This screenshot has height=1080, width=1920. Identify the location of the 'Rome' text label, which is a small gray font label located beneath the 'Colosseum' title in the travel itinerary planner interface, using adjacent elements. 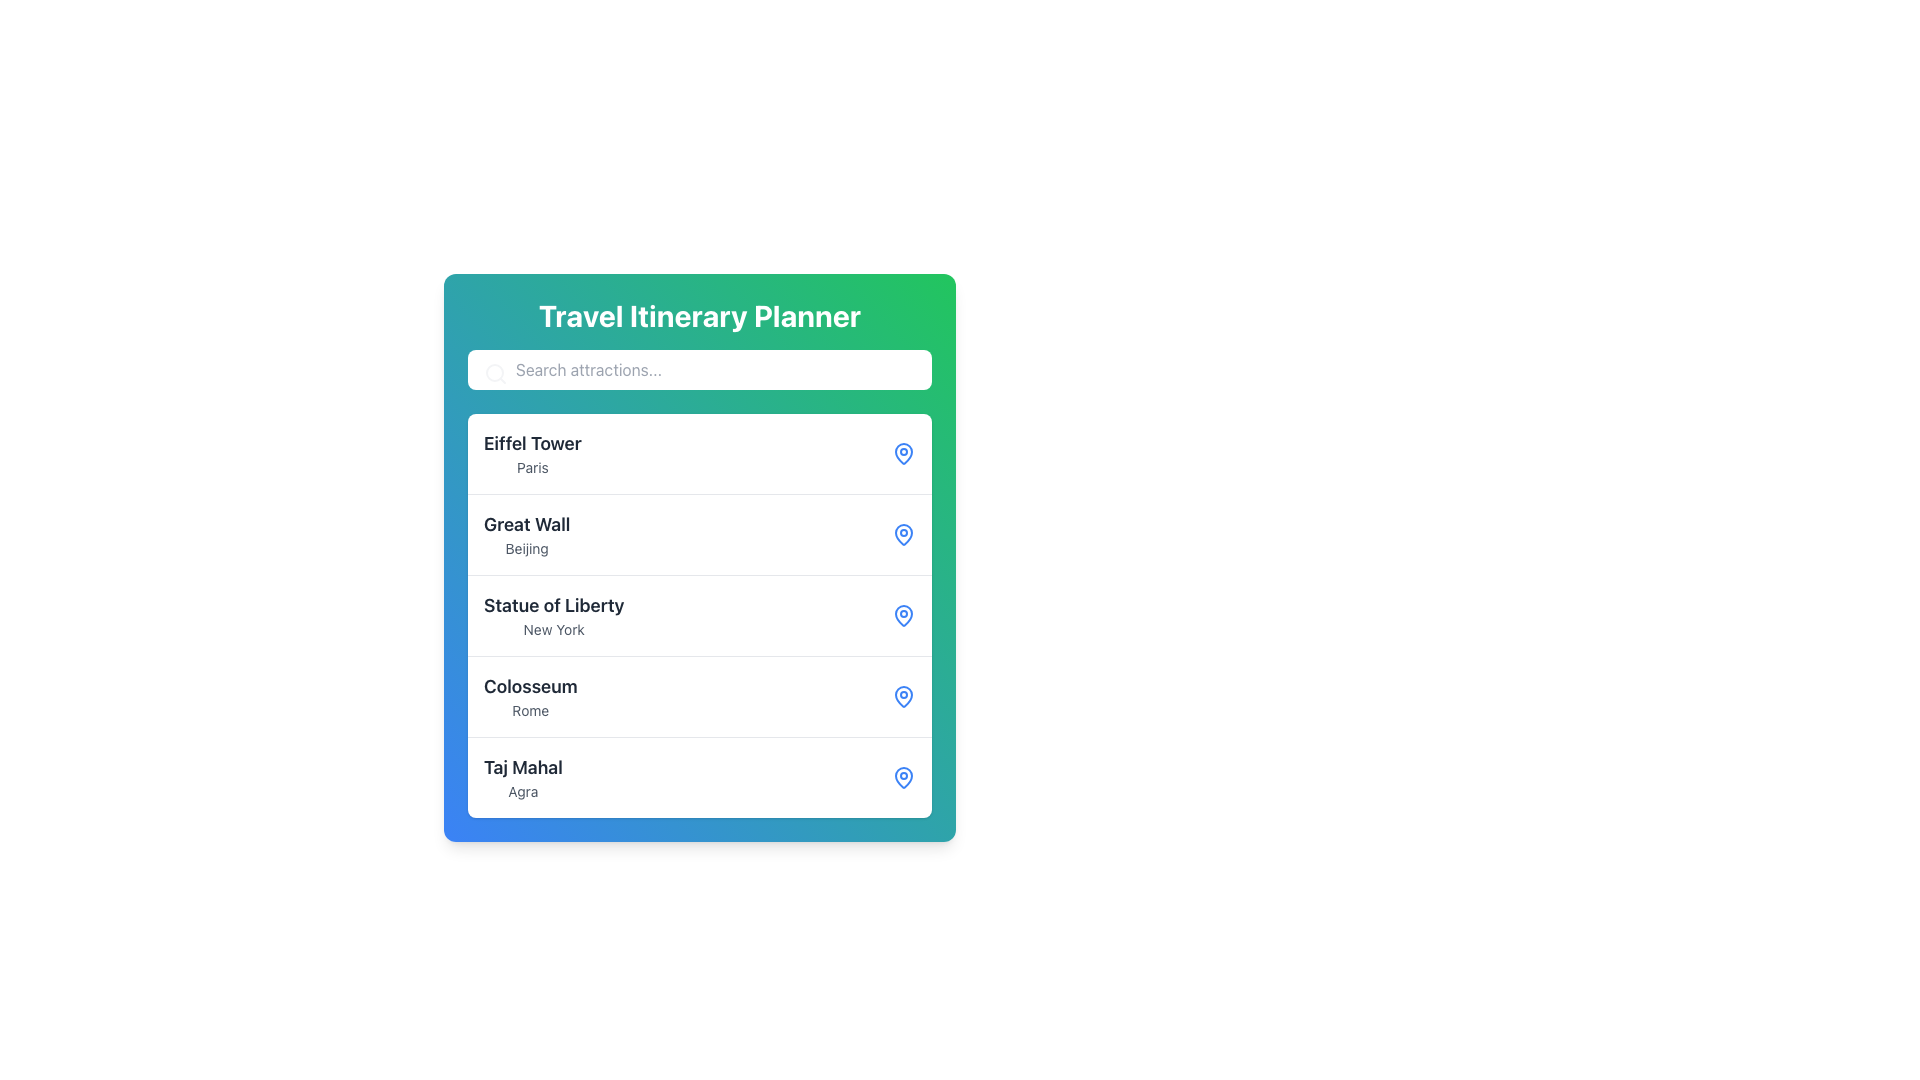
(530, 709).